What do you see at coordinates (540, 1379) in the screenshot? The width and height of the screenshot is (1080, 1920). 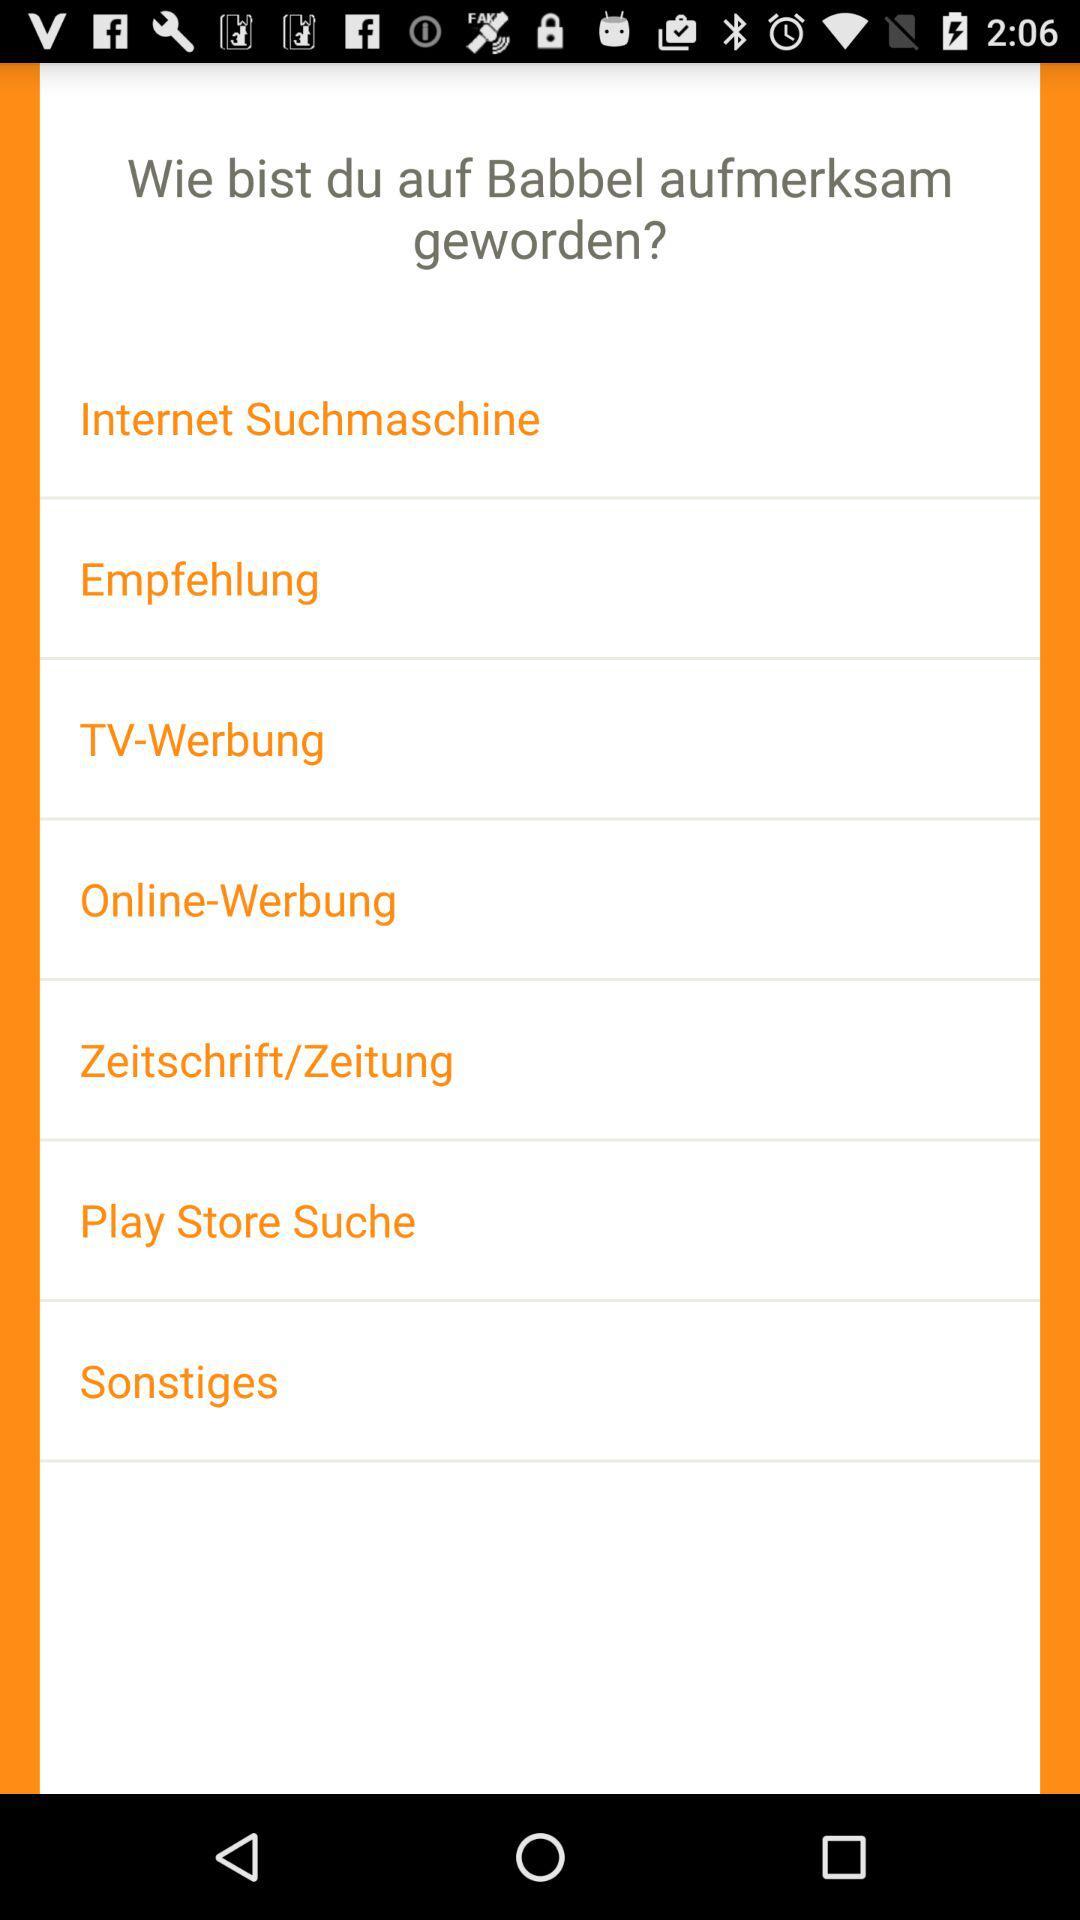 I see `sonstiges icon` at bounding box center [540, 1379].